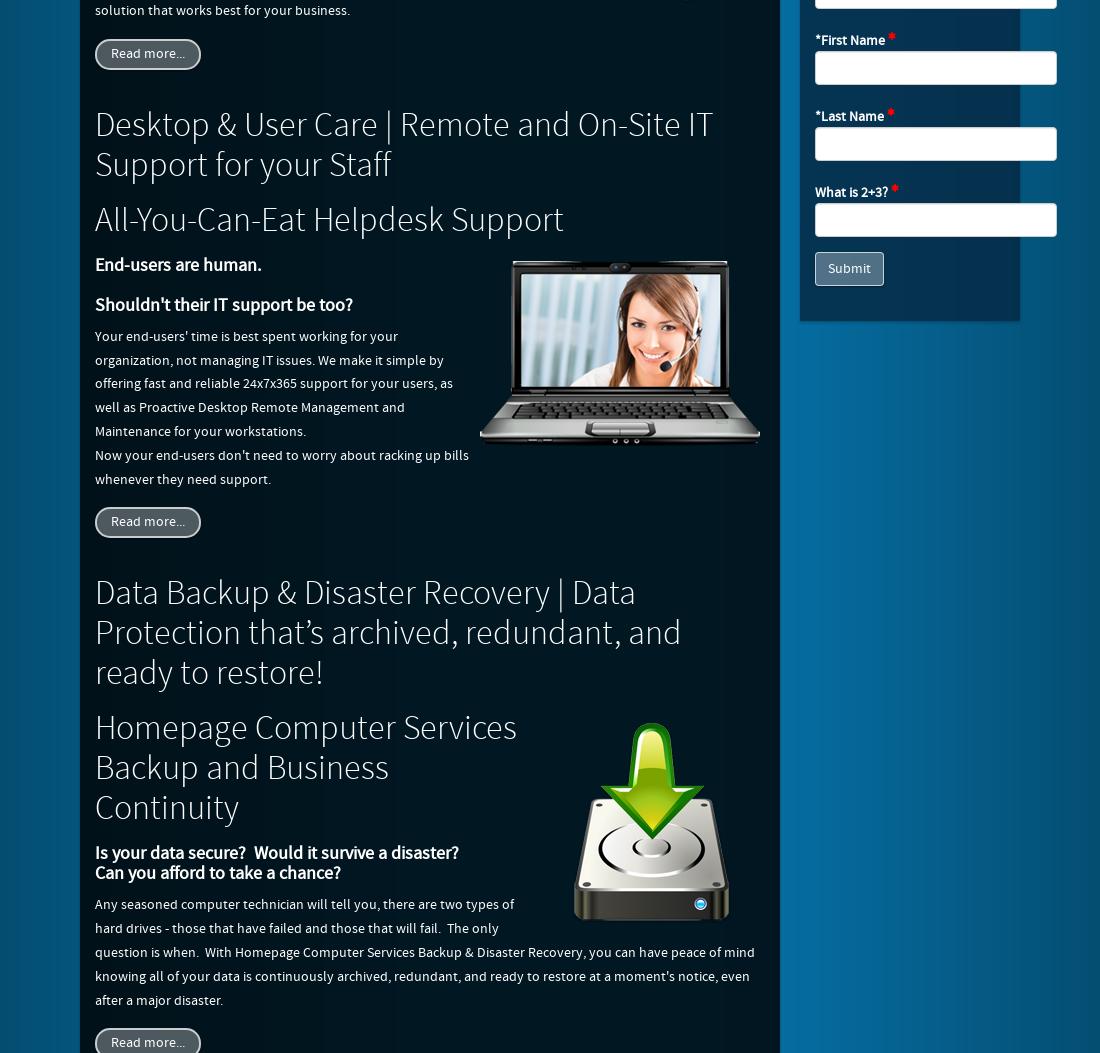 The image size is (1100, 1053). Describe the element at coordinates (814, 193) in the screenshot. I see `'What is 2+3?'` at that location.